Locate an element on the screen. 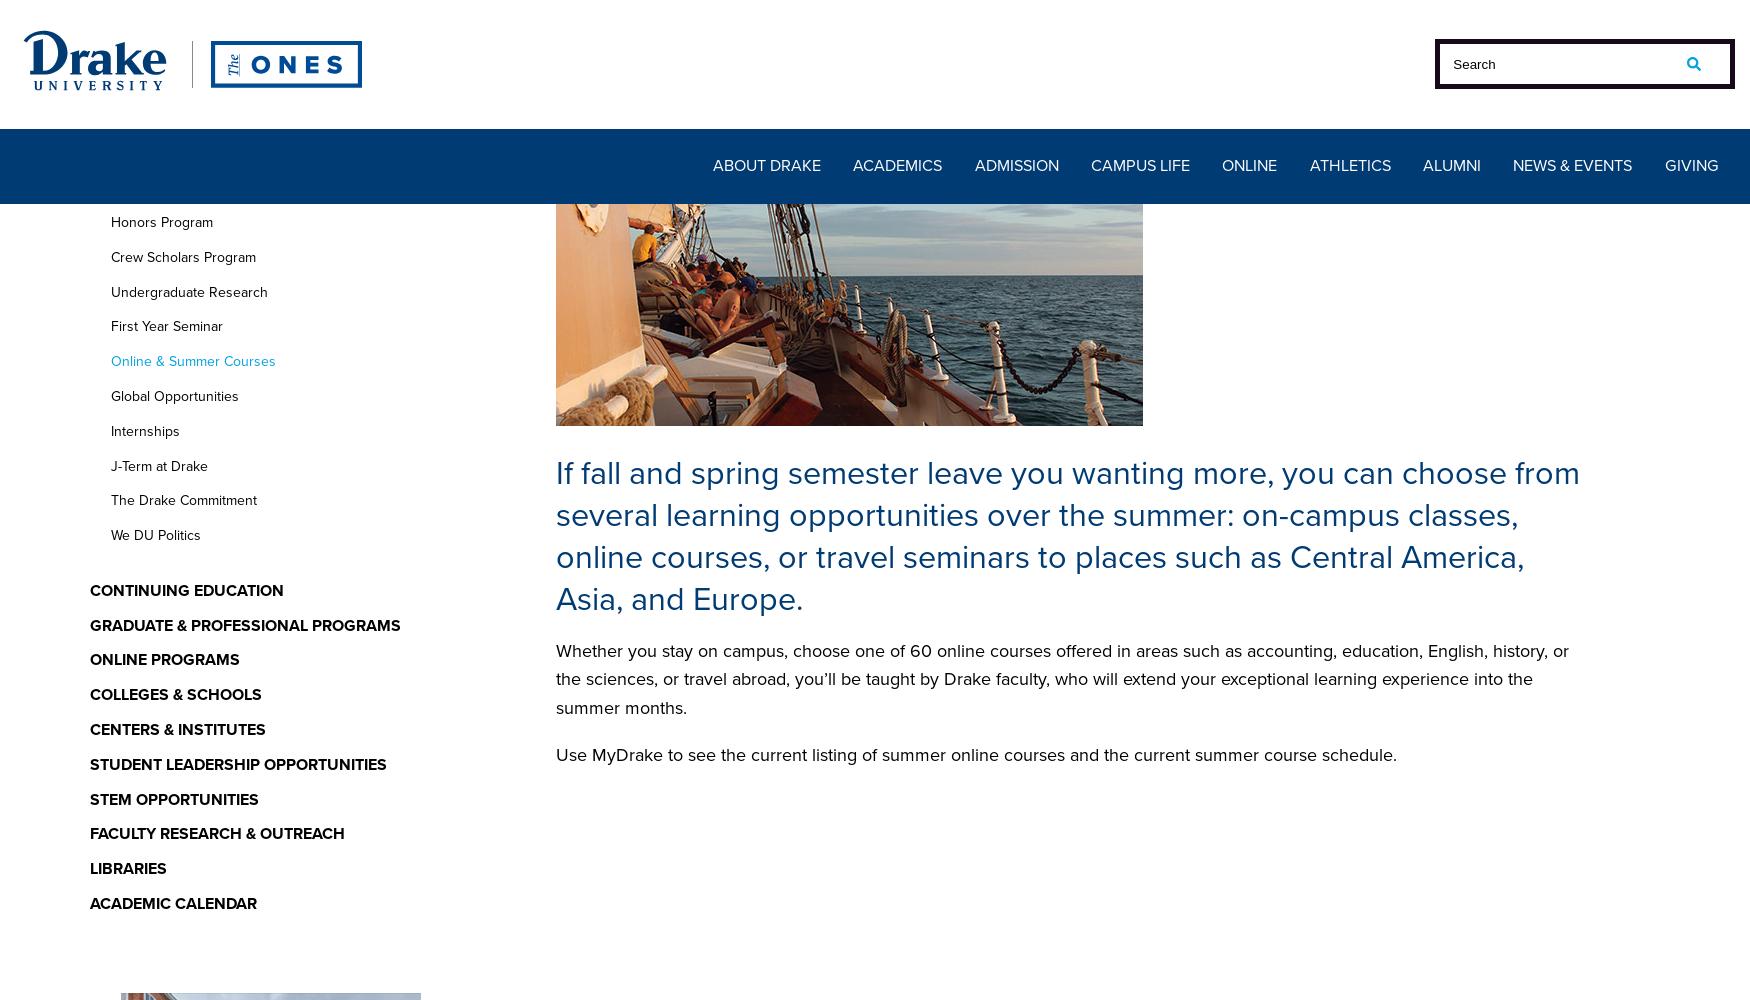  'Faculty Research & Outreach' is located at coordinates (217, 832).